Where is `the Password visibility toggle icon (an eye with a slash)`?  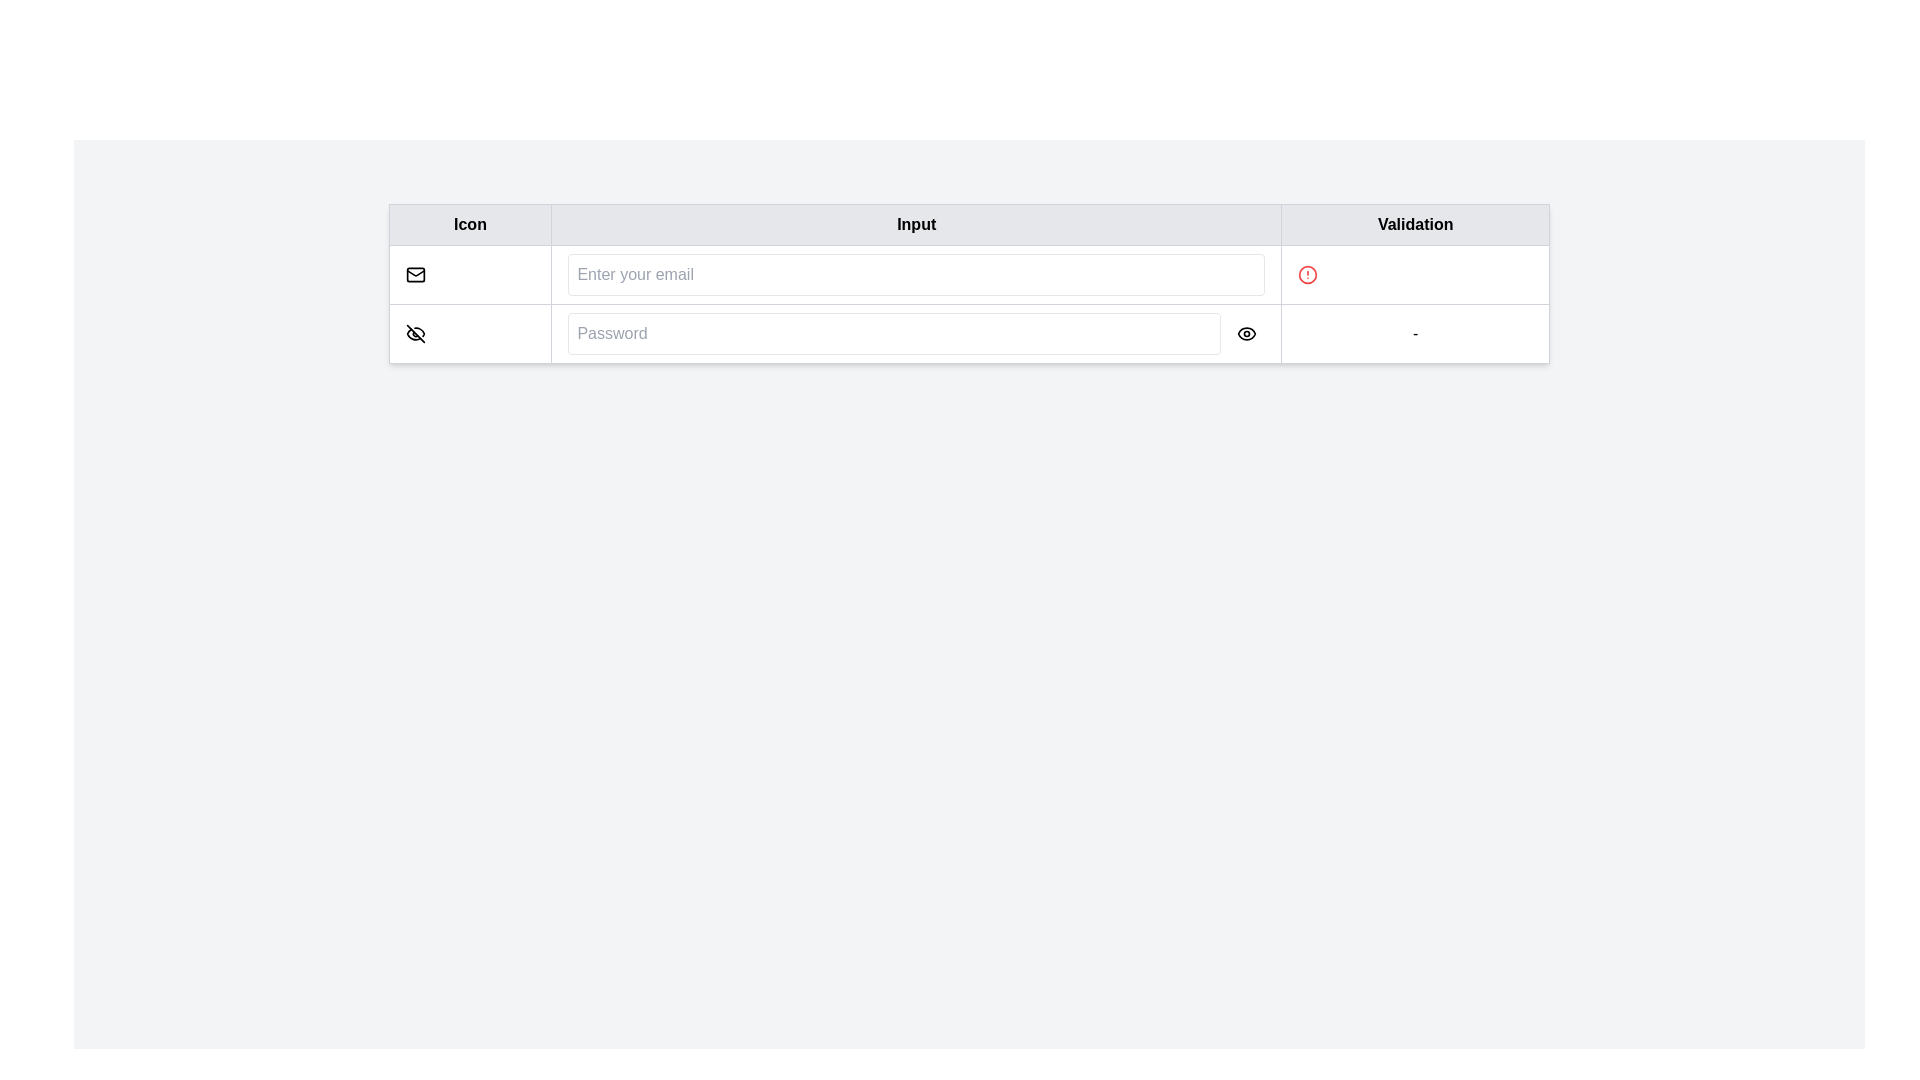 the Password visibility toggle icon (an eye with a slash) is located at coordinates (414, 333).